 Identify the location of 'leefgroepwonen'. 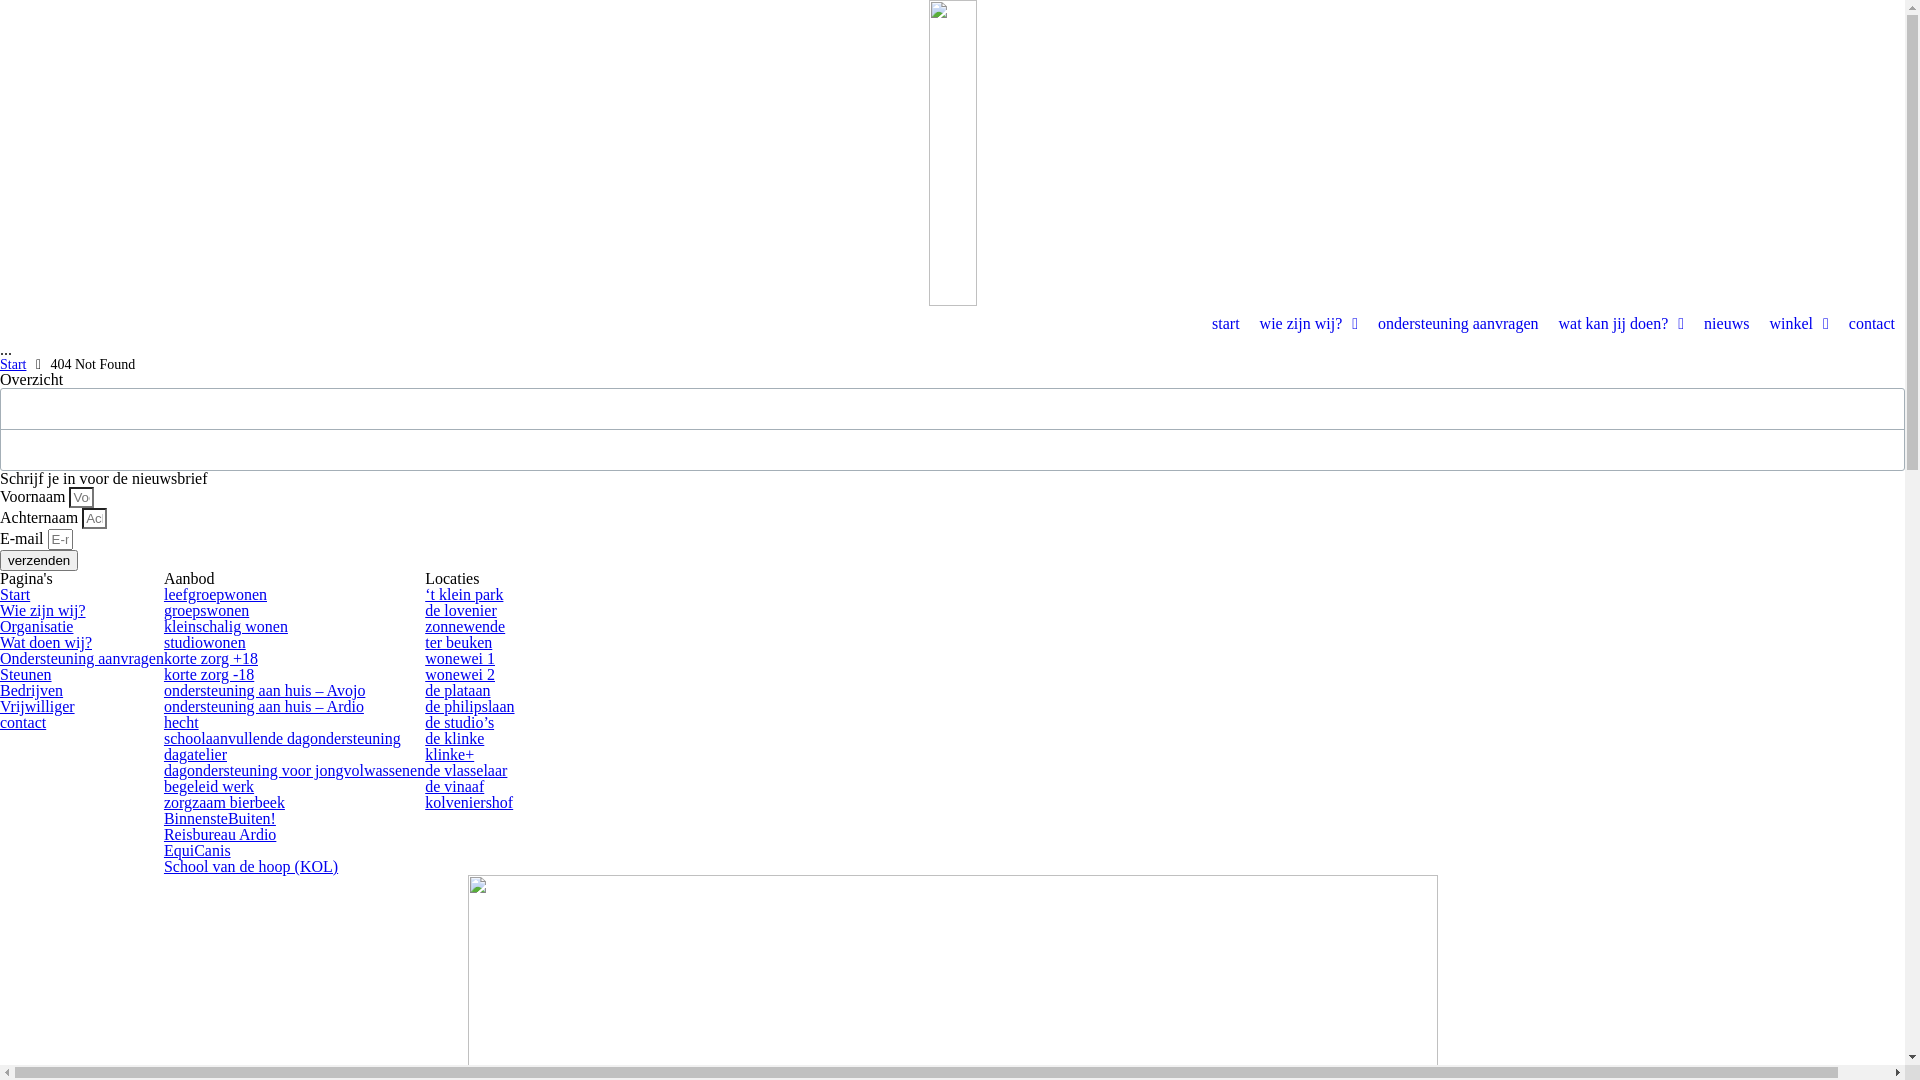
(215, 593).